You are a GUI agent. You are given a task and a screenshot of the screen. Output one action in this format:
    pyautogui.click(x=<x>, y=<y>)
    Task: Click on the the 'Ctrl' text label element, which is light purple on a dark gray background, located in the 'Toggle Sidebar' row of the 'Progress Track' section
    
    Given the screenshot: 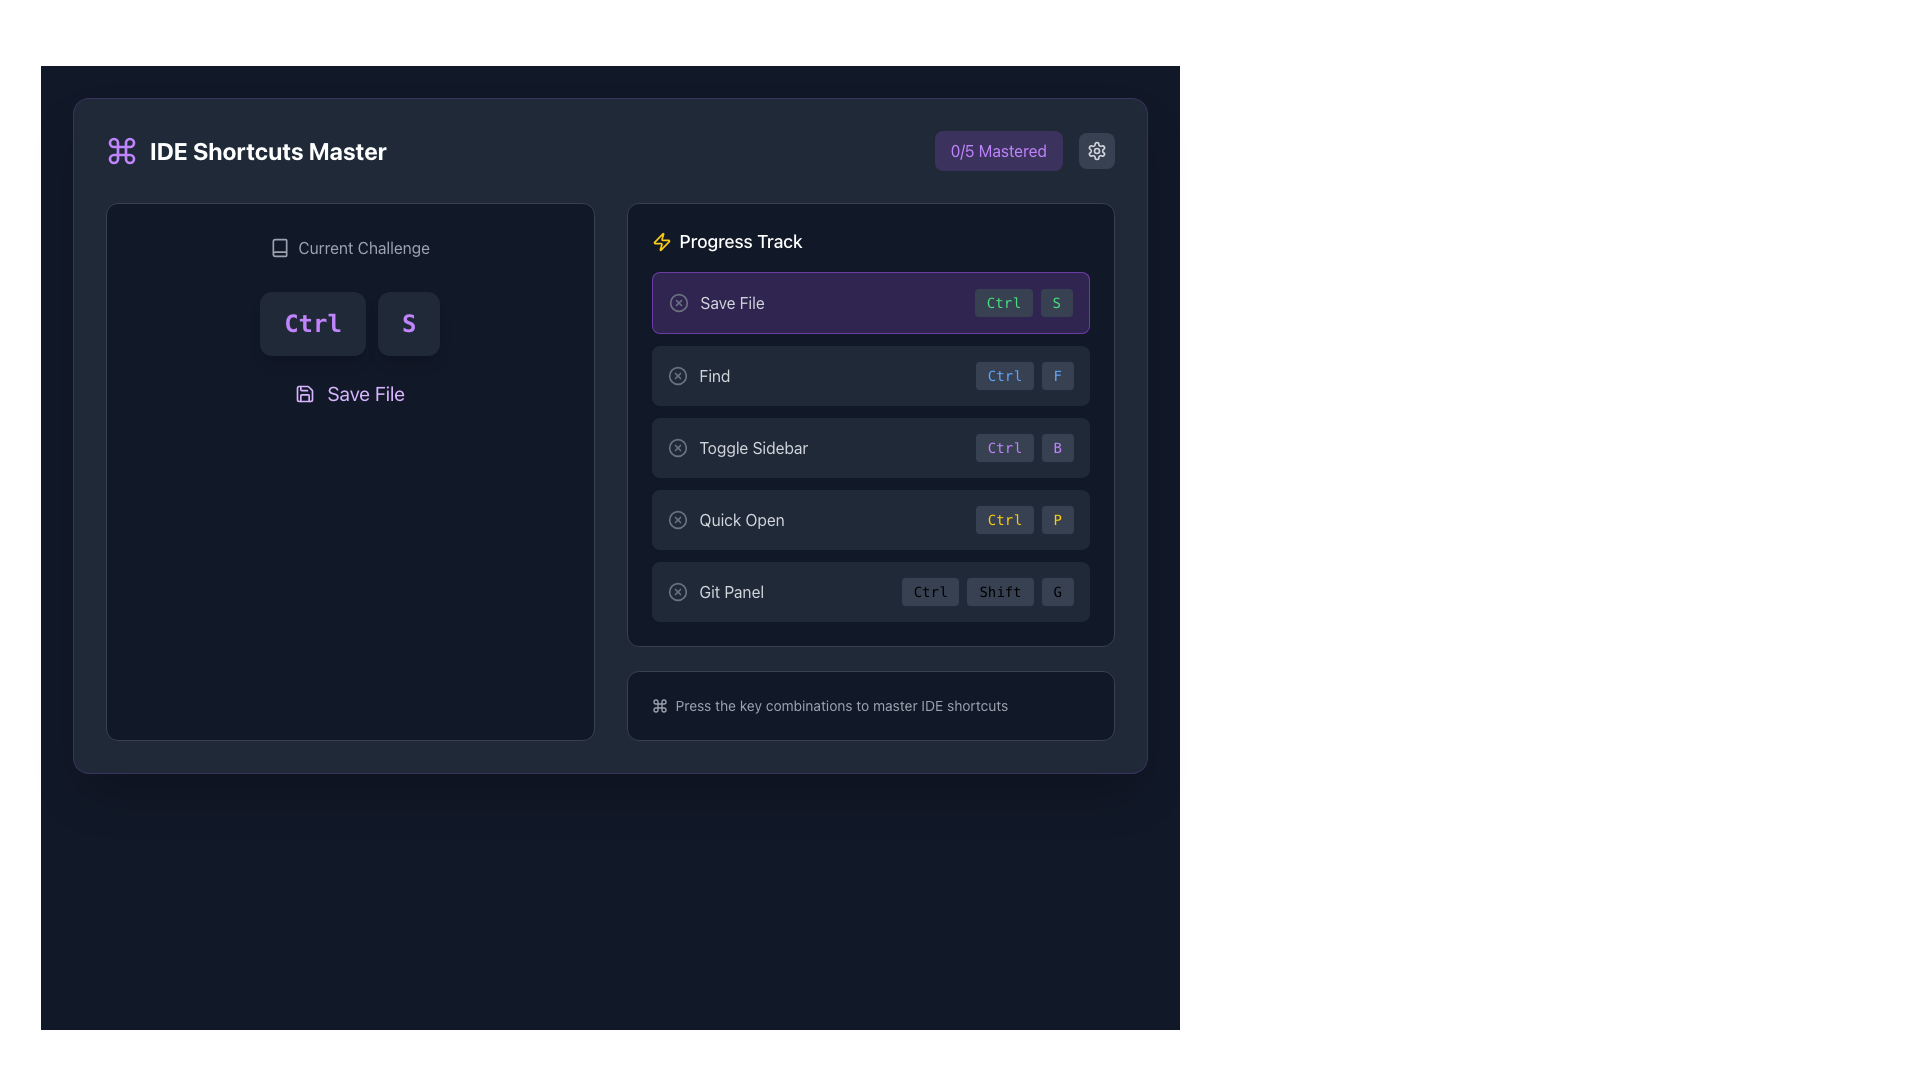 What is the action you would take?
    pyautogui.click(x=1004, y=446)
    